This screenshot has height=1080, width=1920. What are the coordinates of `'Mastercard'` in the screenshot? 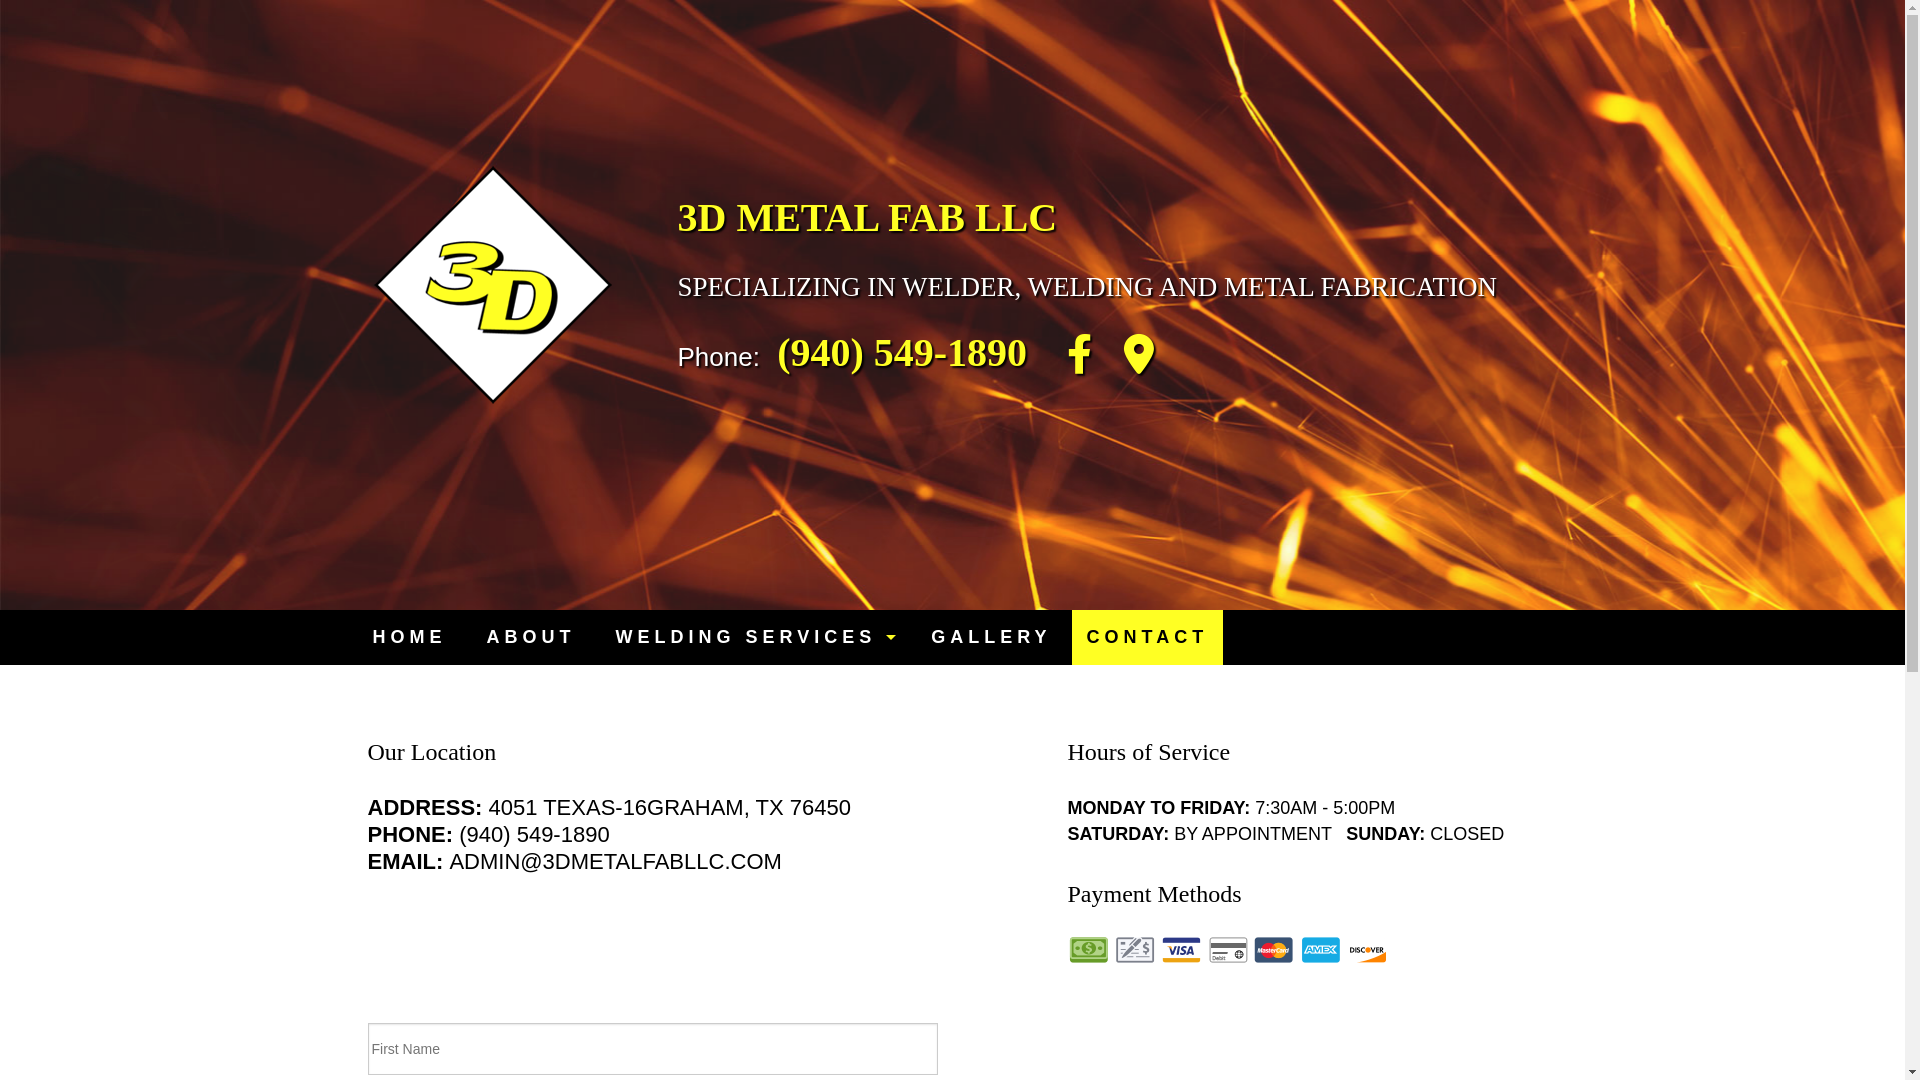 It's located at (1272, 948).